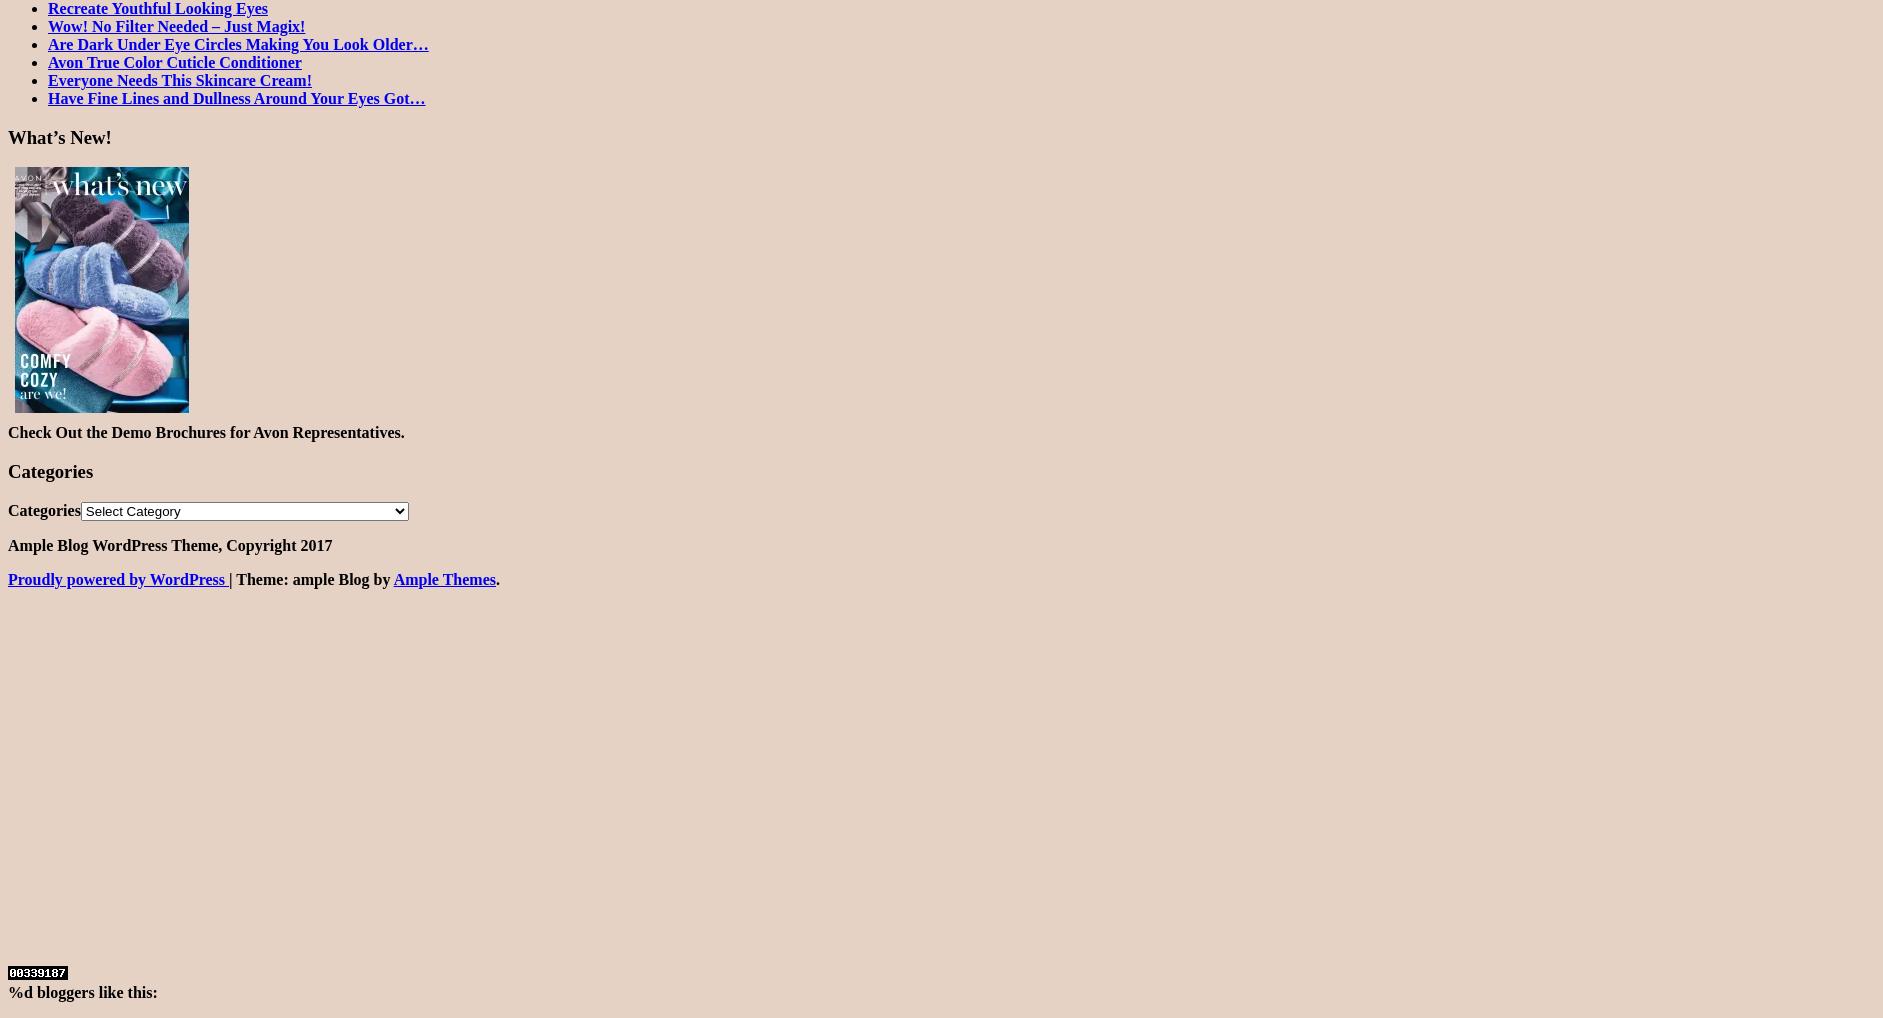  I want to click on 'Everyone Needs This Skincare Cream!', so click(180, 80).